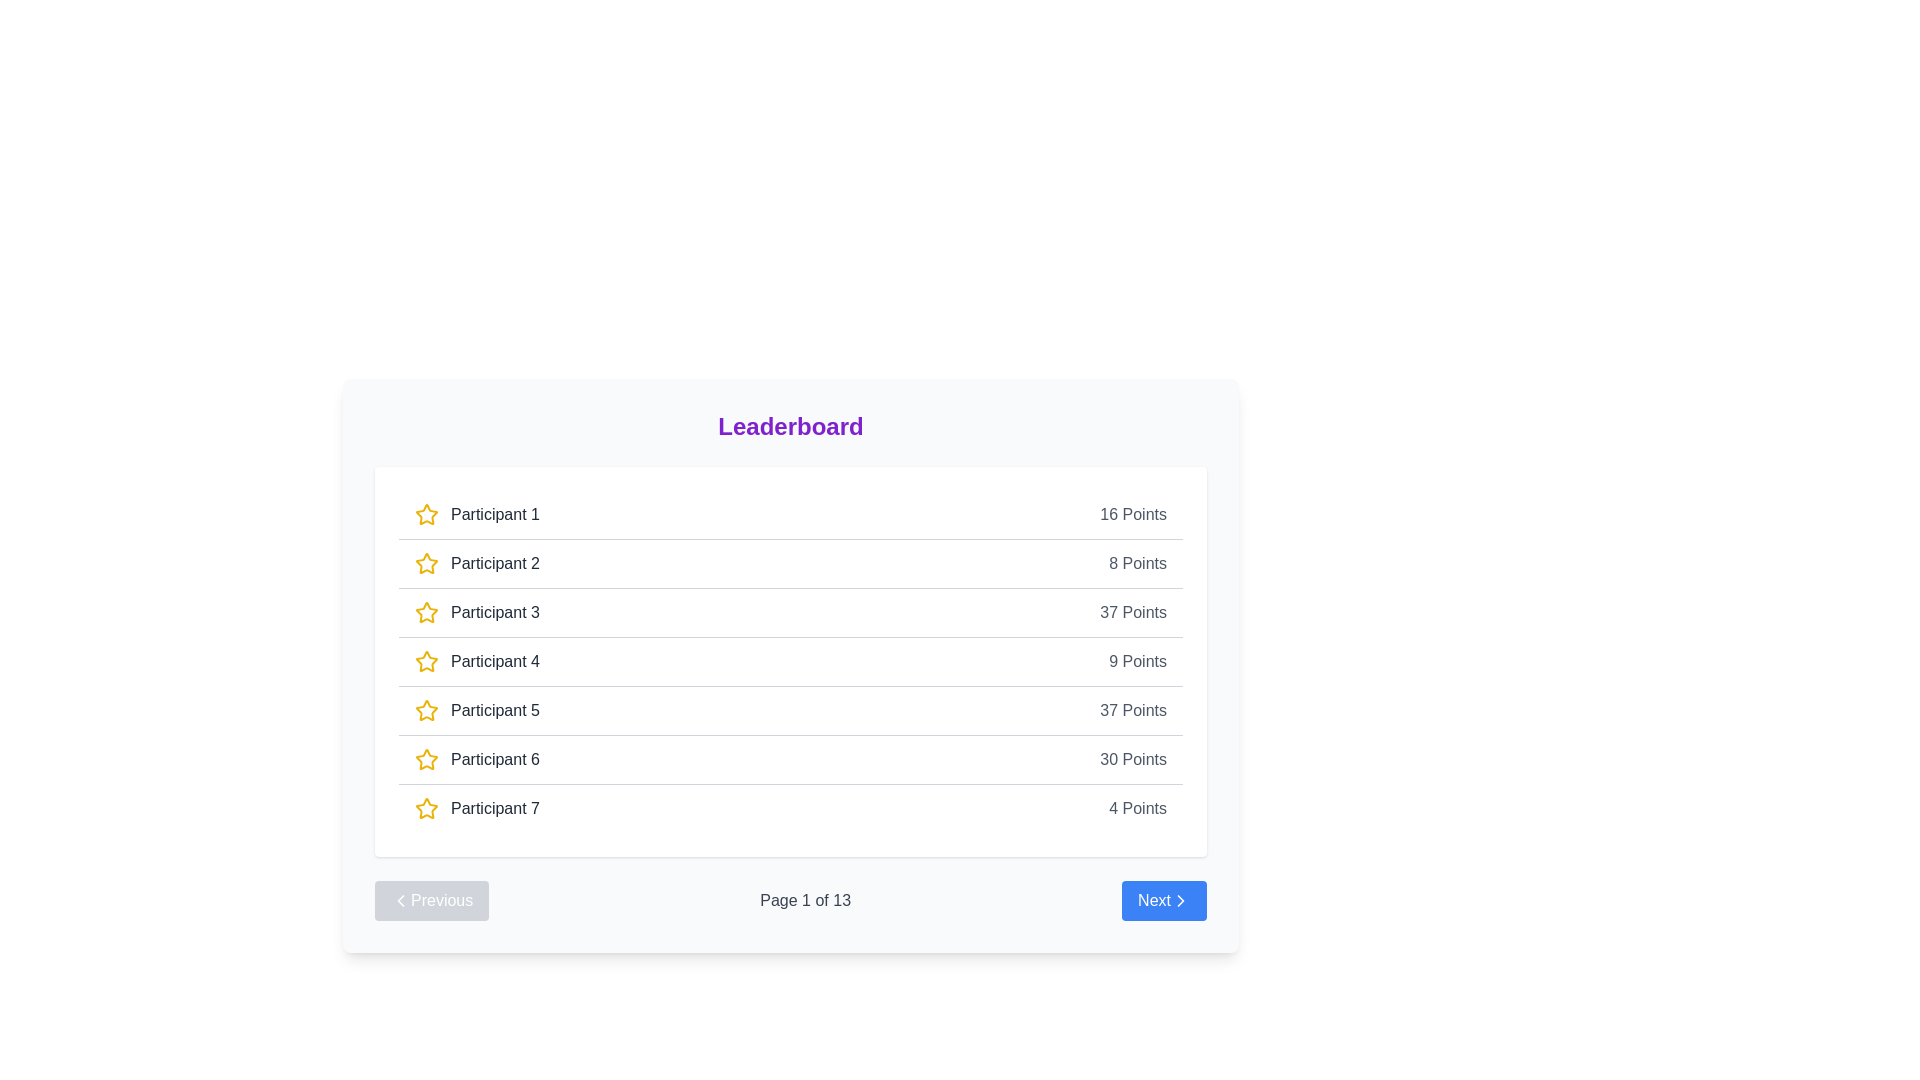 This screenshot has height=1080, width=1920. Describe the element at coordinates (1180, 901) in the screenshot. I see `the right-pointing chevron icon associated with the 'Next' button at the bottom-right corner of the leaderboard interface` at that location.